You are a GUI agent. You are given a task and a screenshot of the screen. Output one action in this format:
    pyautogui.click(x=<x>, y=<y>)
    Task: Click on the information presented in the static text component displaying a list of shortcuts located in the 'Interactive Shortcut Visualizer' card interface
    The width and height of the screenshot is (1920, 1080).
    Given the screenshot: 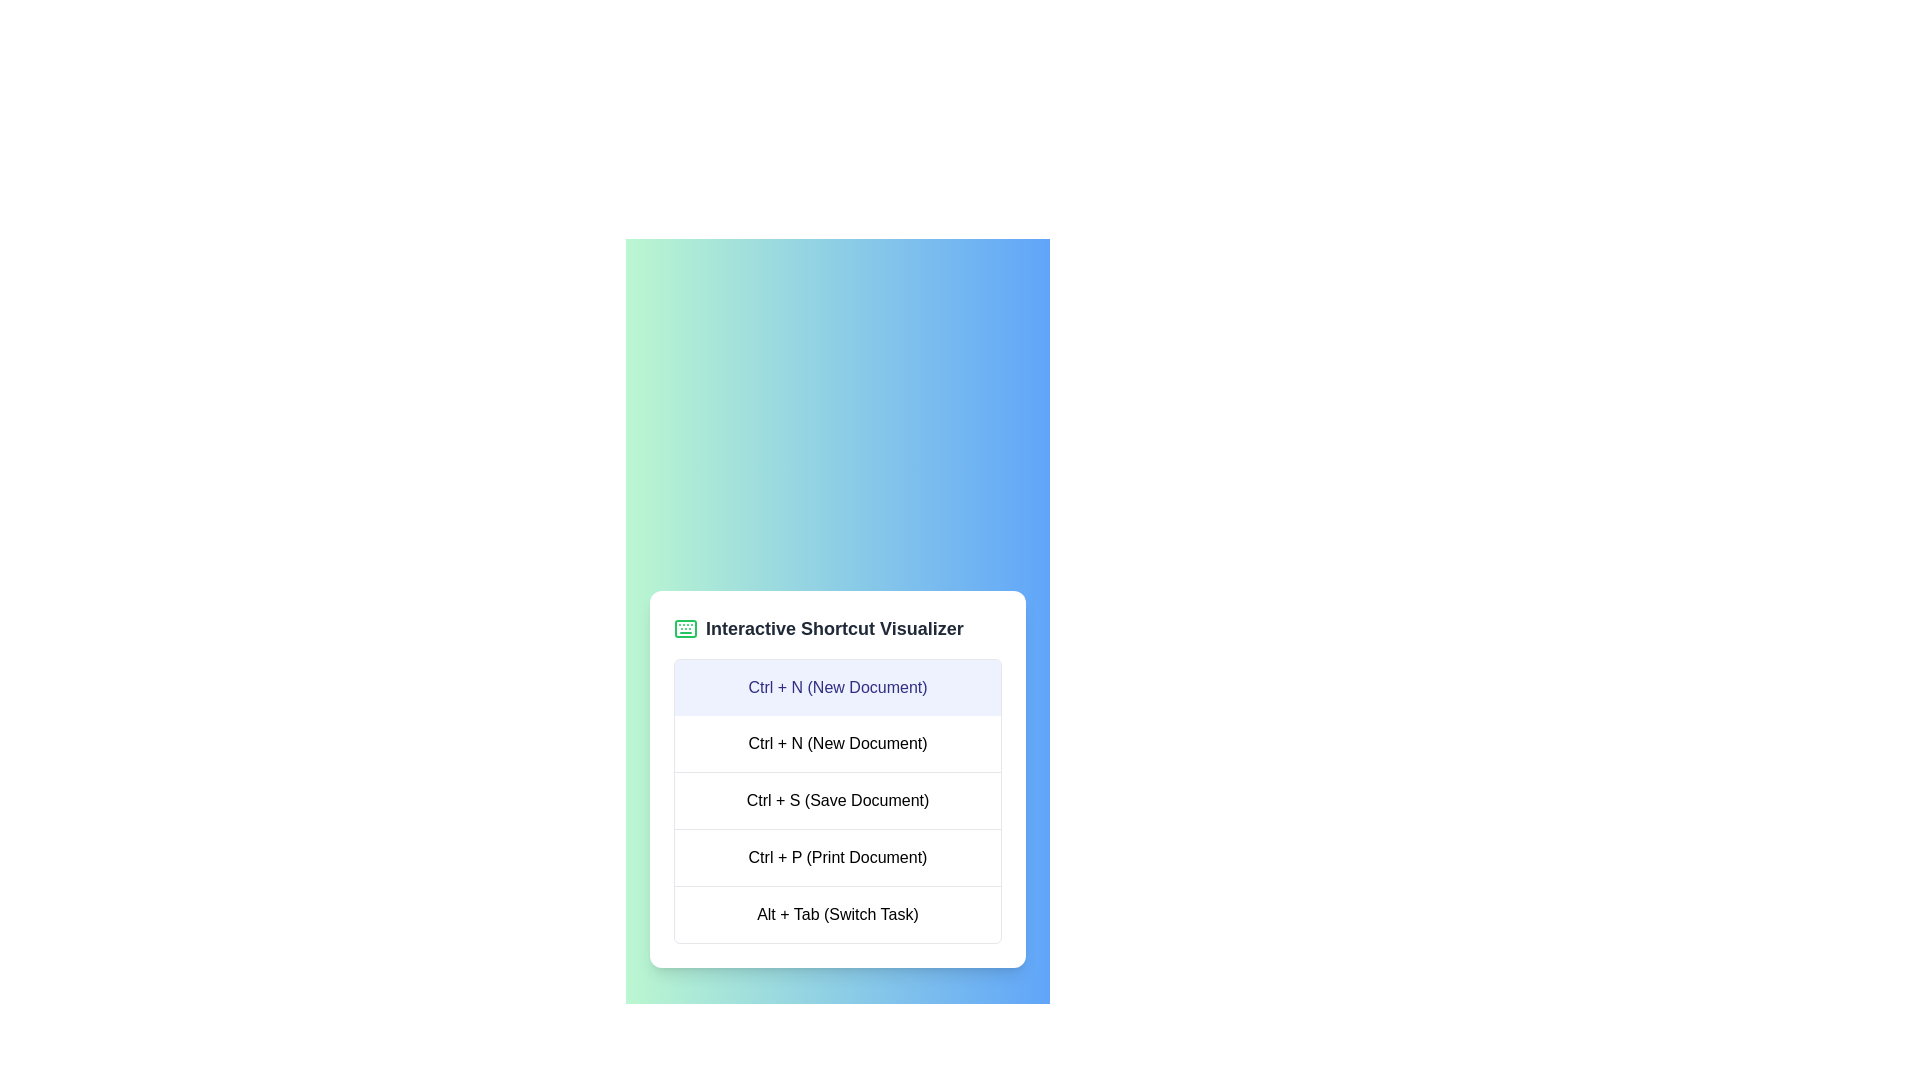 What is the action you would take?
    pyautogui.click(x=838, y=800)
    